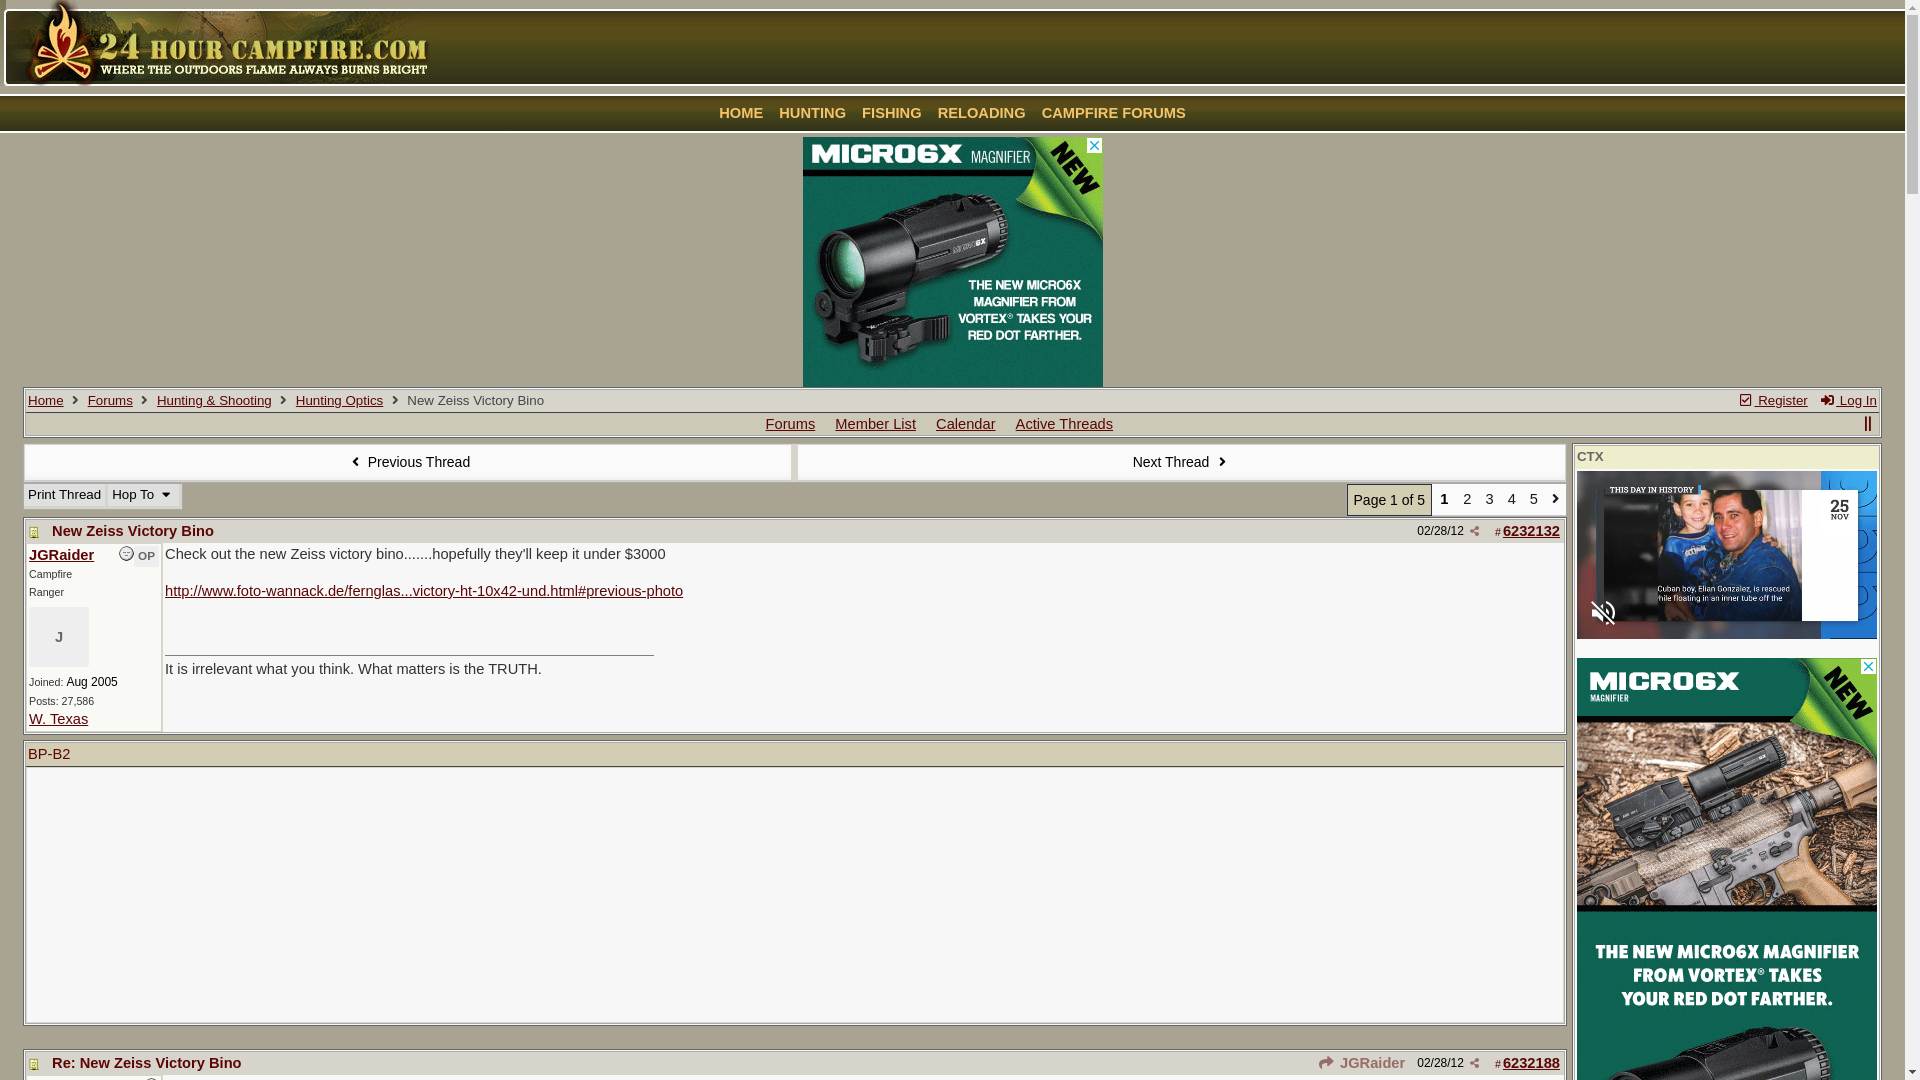 The image size is (1920, 1080). What do you see at coordinates (24, 494) in the screenshot?
I see `'Print Thread'` at bounding box center [24, 494].